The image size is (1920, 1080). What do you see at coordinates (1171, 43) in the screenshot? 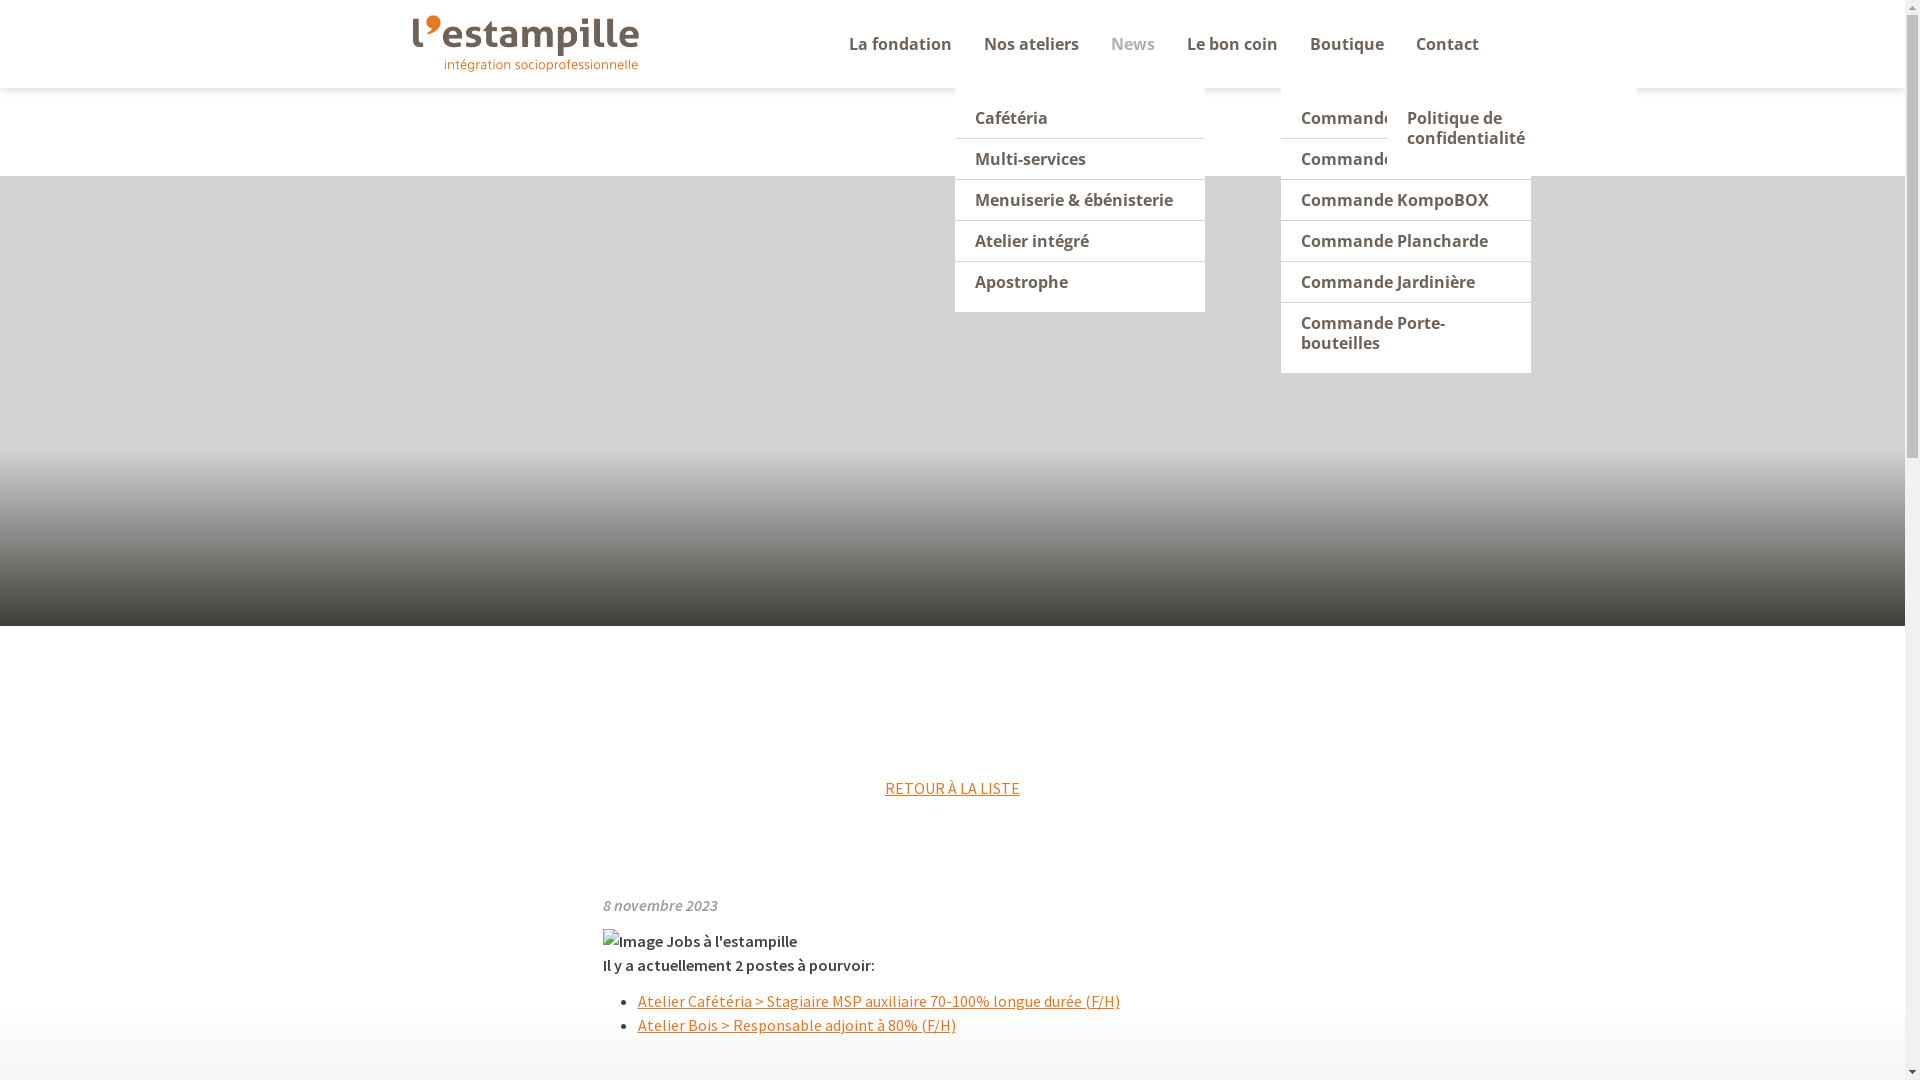
I see `'Le bon coin'` at bounding box center [1171, 43].